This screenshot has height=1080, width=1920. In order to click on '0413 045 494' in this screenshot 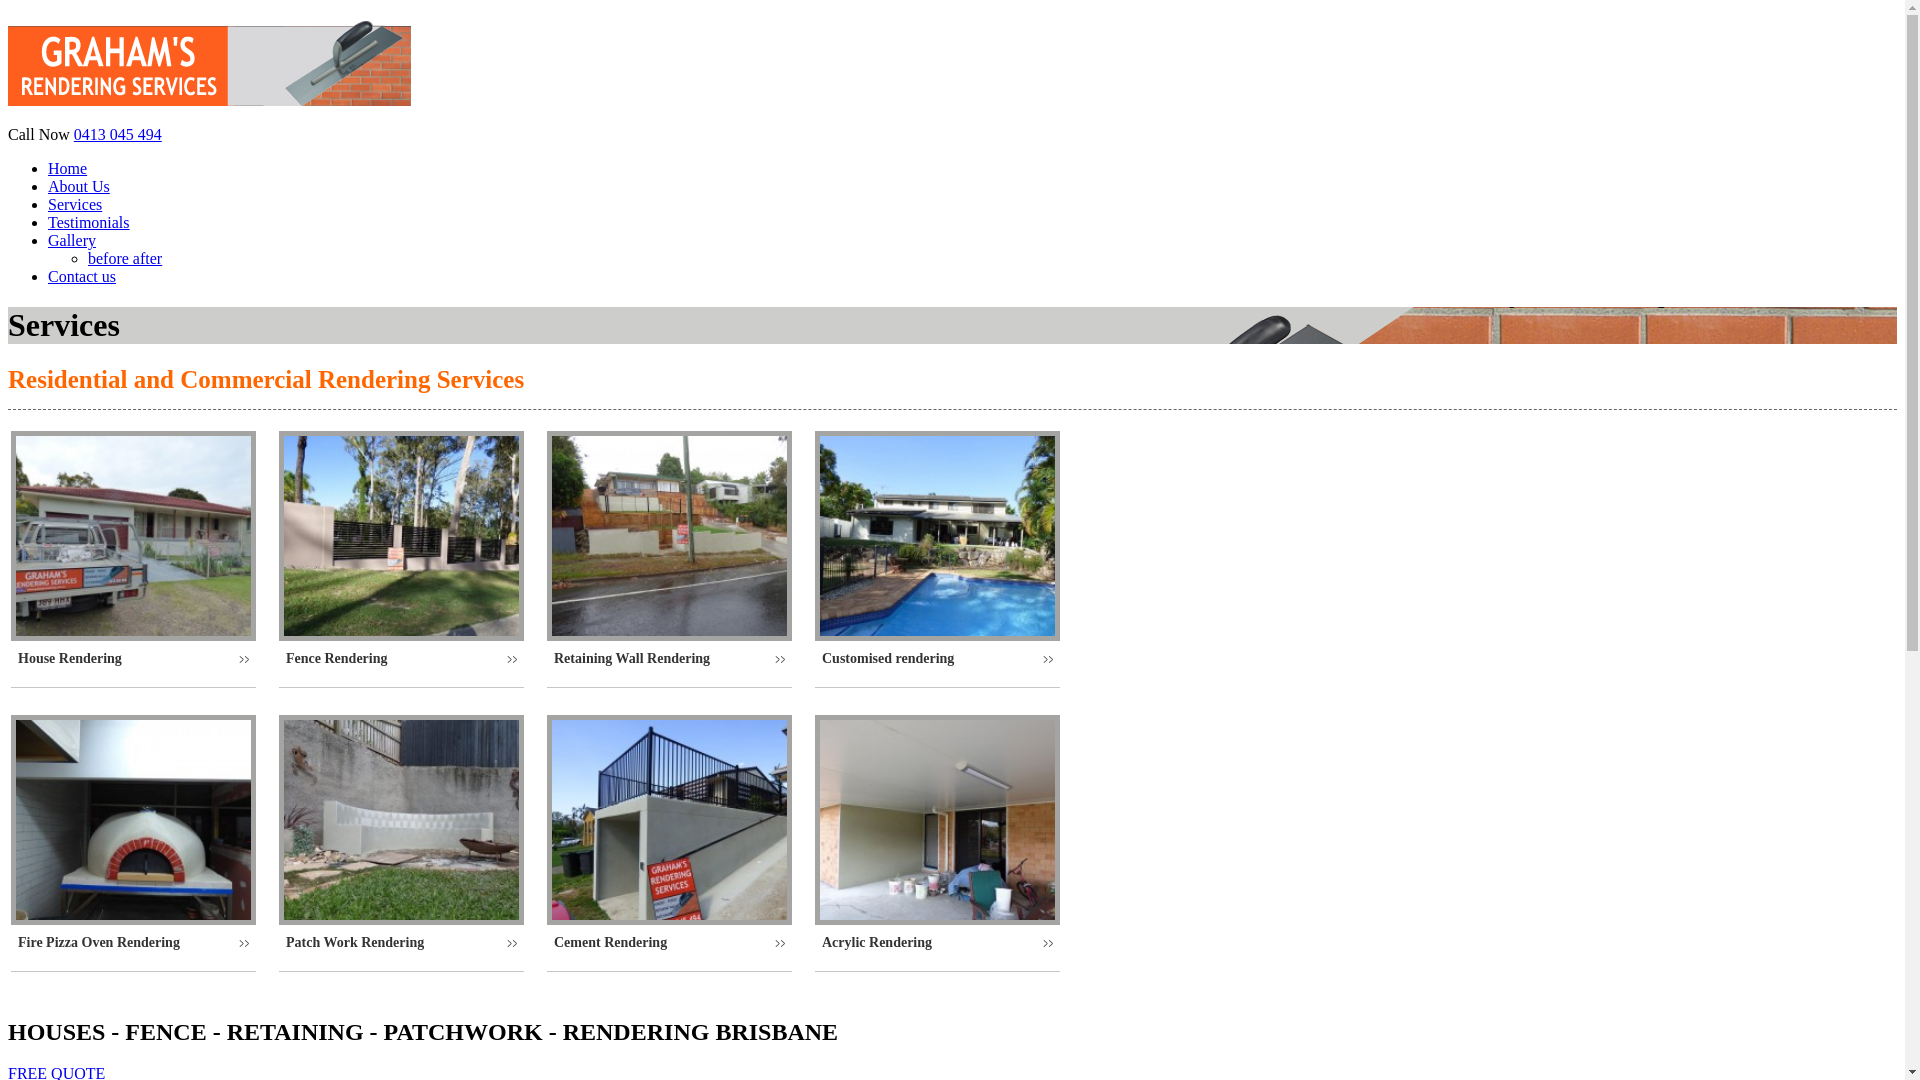, I will do `click(73, 134)`.